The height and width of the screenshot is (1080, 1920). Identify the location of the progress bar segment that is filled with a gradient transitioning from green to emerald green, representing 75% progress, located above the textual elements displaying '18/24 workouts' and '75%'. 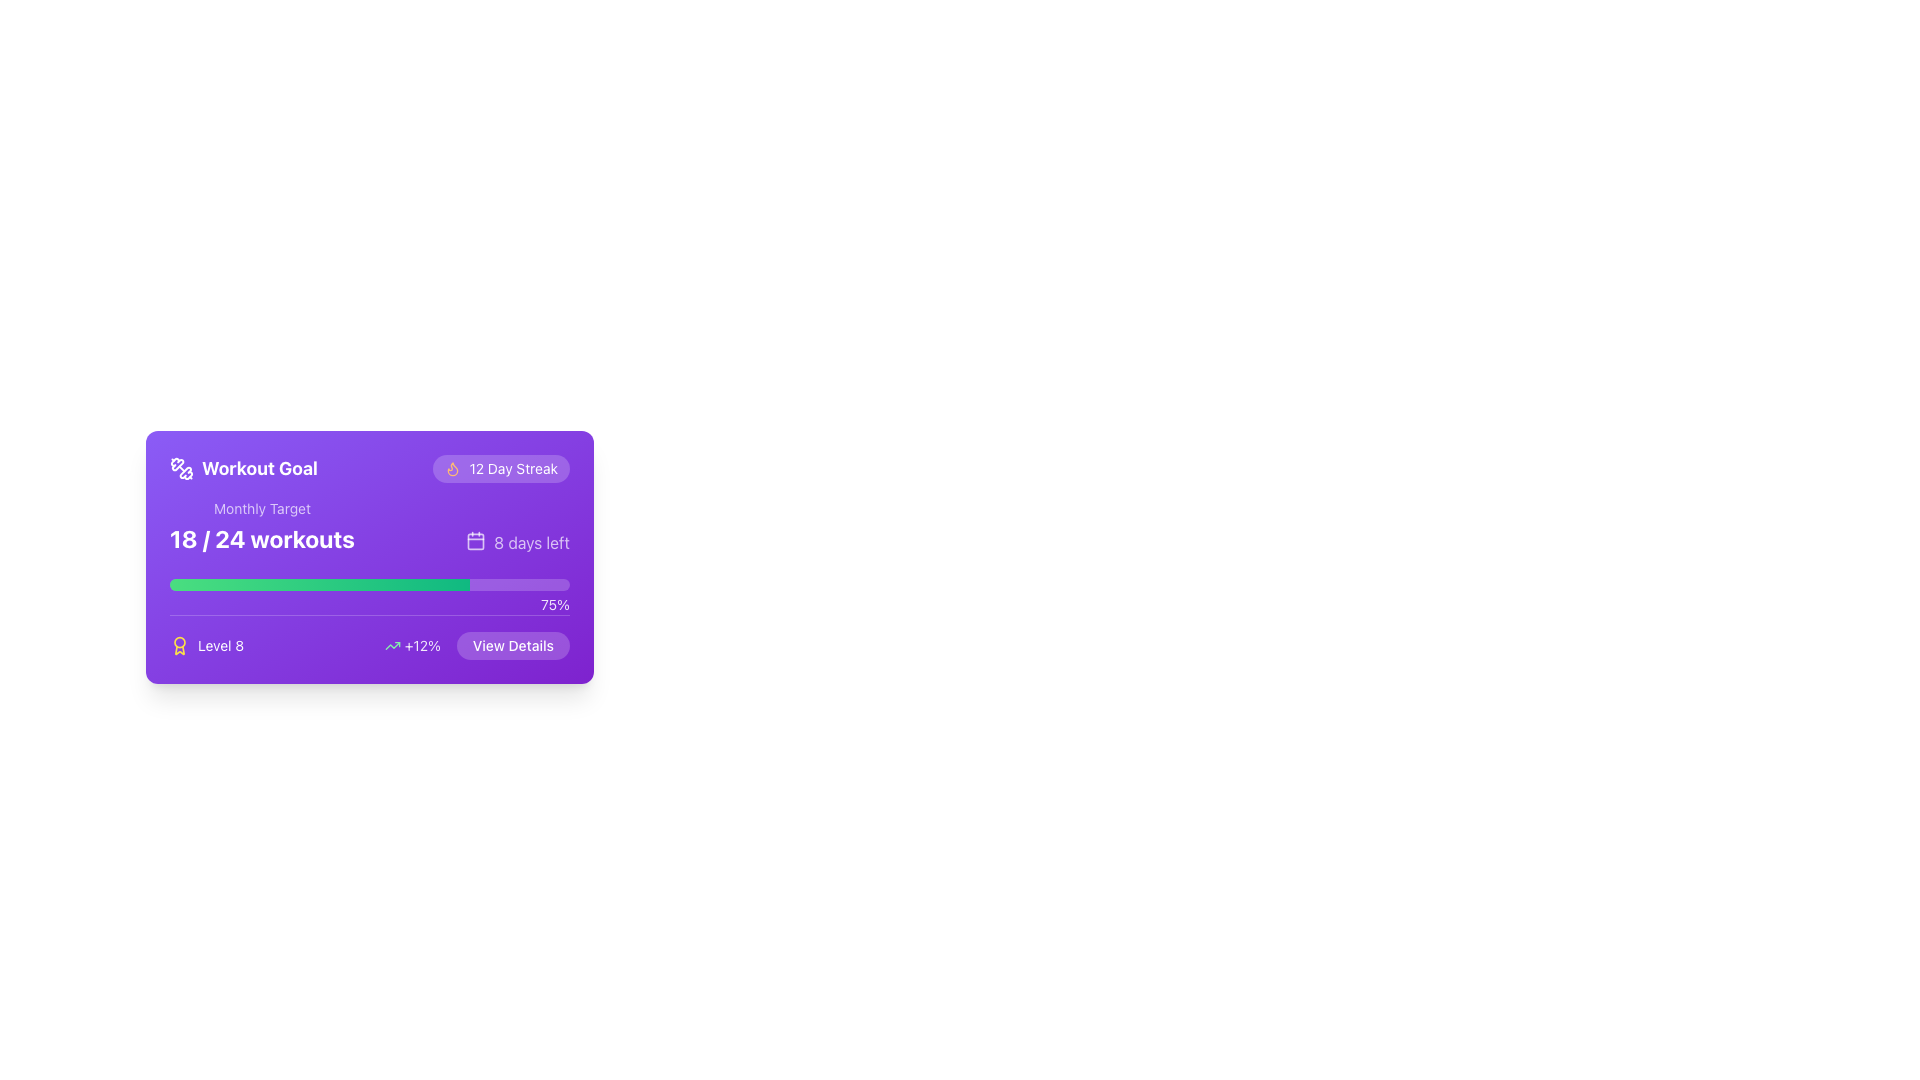
(320, 585).